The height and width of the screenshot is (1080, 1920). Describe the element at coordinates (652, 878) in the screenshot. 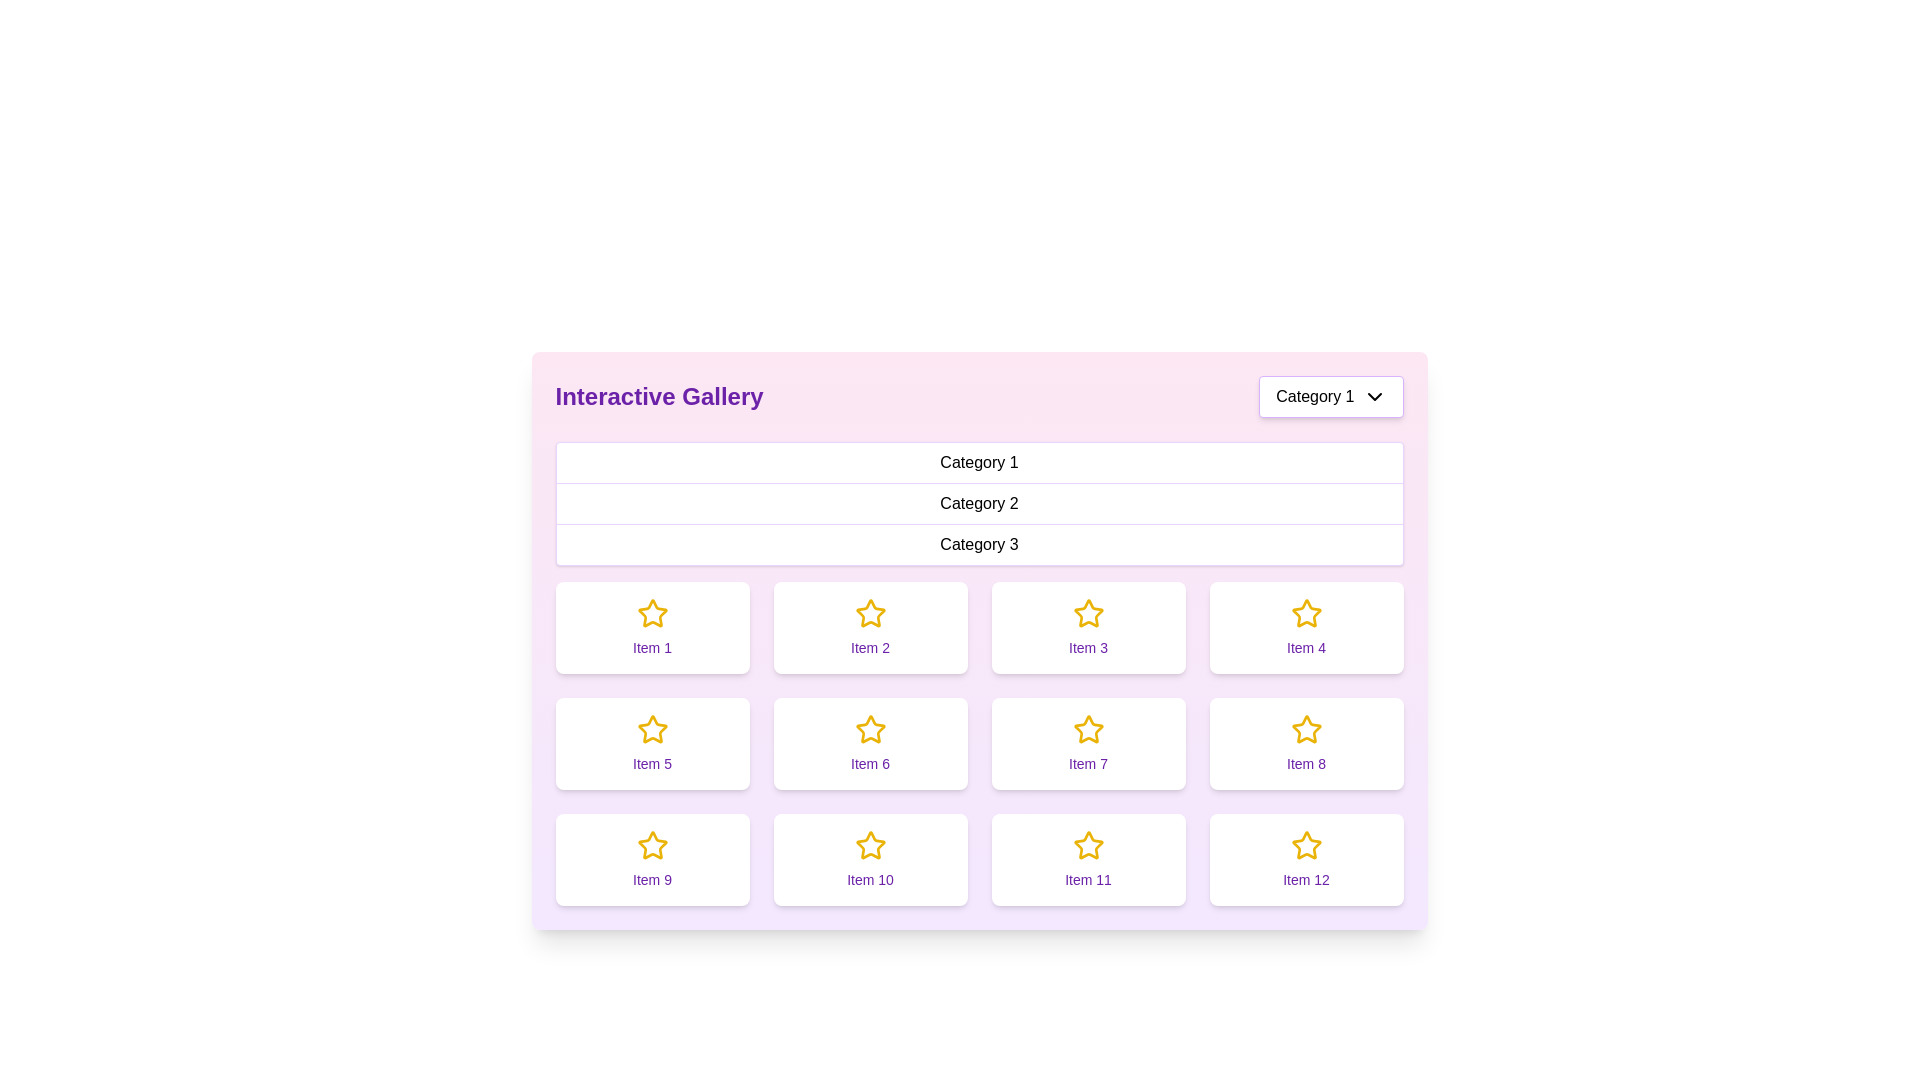

I see `the text label displaying 'Item 9' styled with a medium-sized font and purple color, located below a yellow star icon in the ninth tile of a grid layout` at that location.